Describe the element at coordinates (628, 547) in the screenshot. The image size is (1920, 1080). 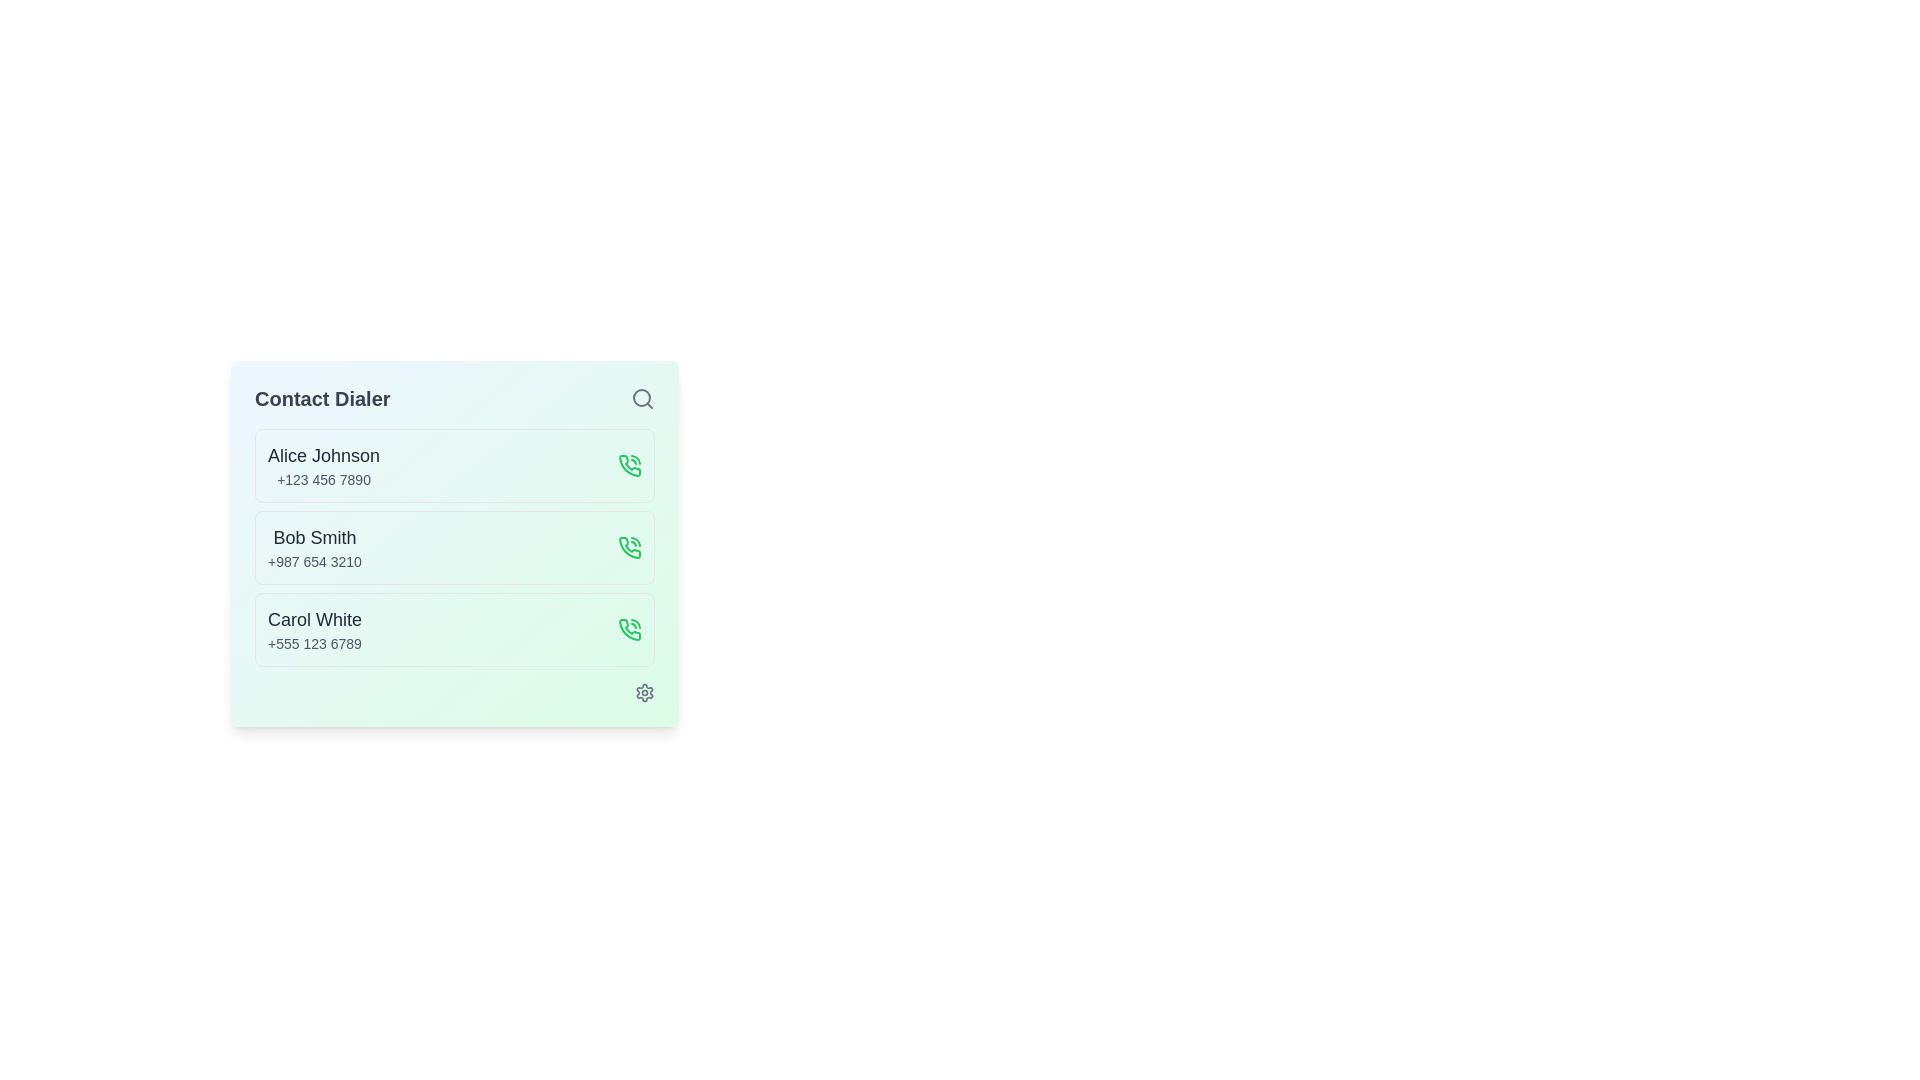
I see `the phone icon located to the right of the contact details 'Bob Smith' and '+987 654 3210' in the second entry of the contact list to initiate a call or access calling functionalities` at that location.